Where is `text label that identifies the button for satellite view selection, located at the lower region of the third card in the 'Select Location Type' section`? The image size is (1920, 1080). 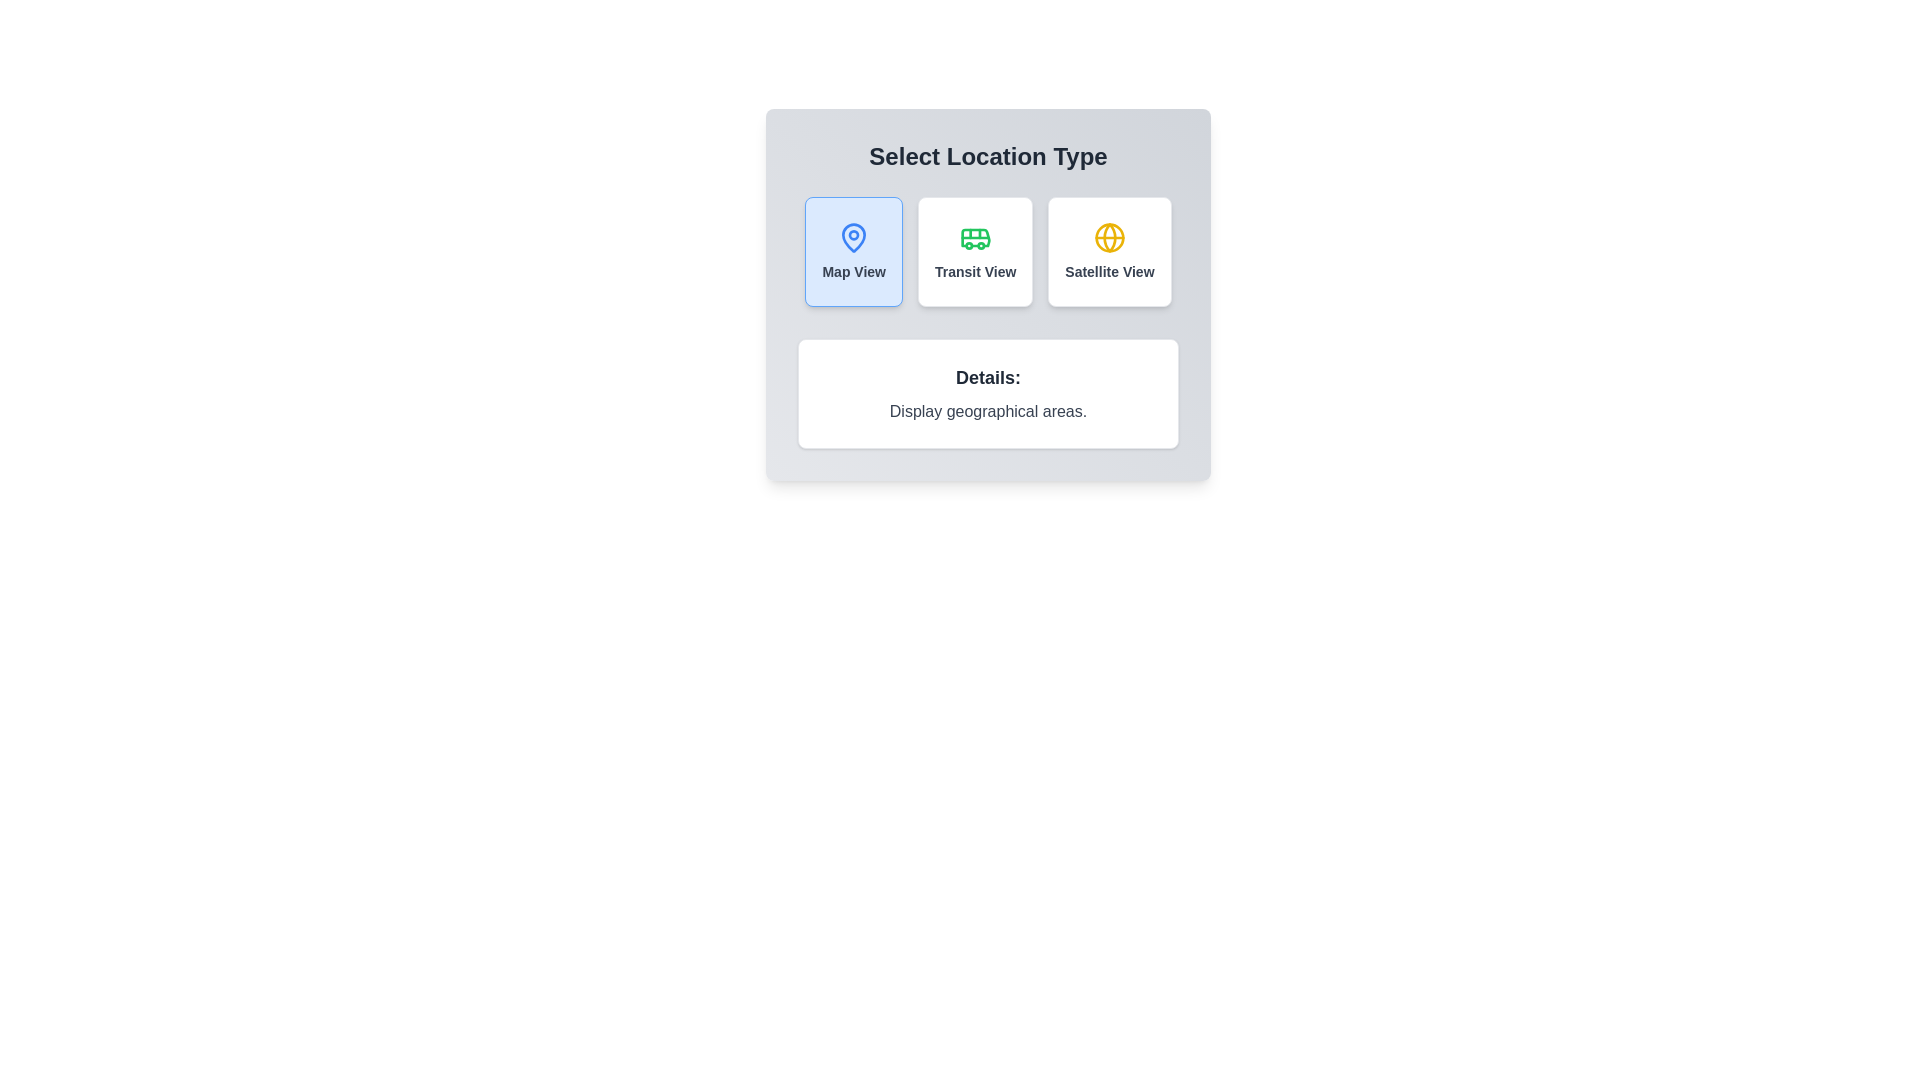 text label that identifies the button for satellite view selection, located at the lower region of the third card in the 'Select Location Type' section is located at coordinates (1108, 272).